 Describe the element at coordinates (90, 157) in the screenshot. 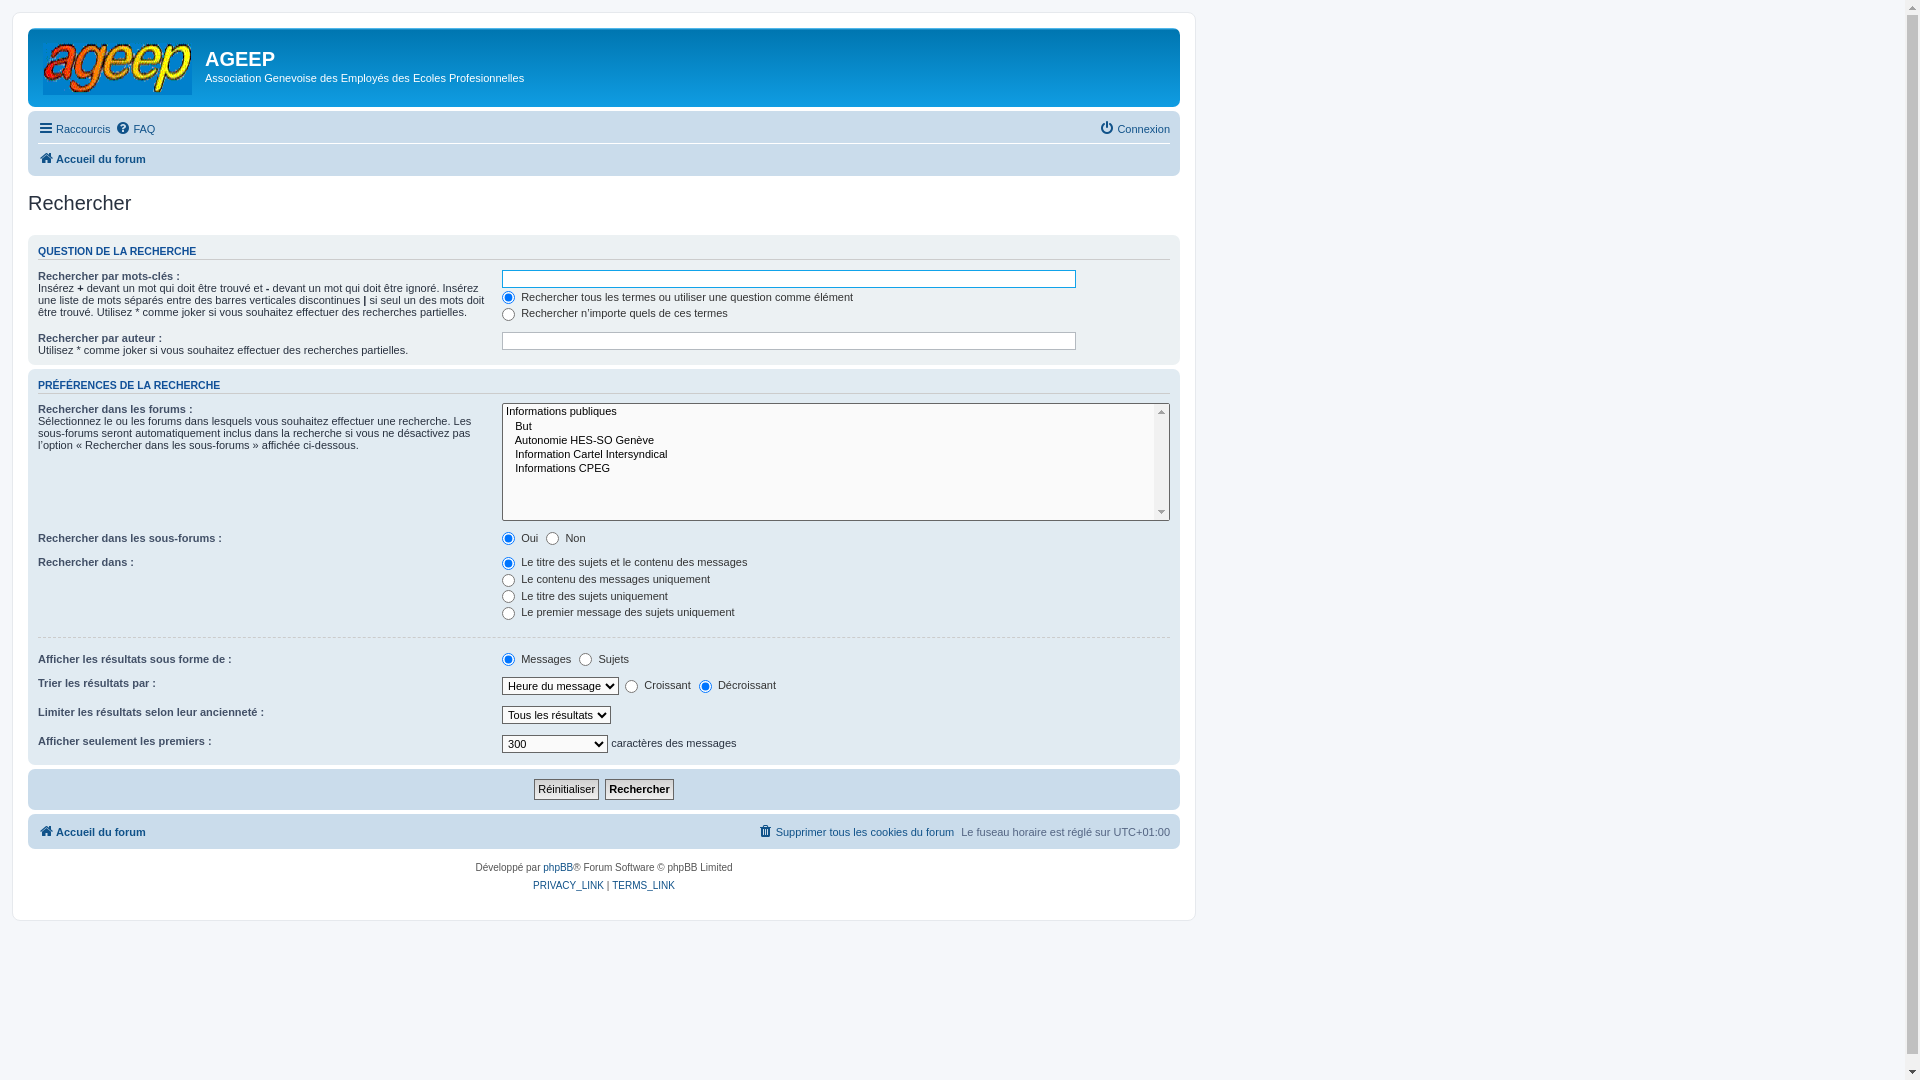

I see `'Accueil du forum'` at that location.